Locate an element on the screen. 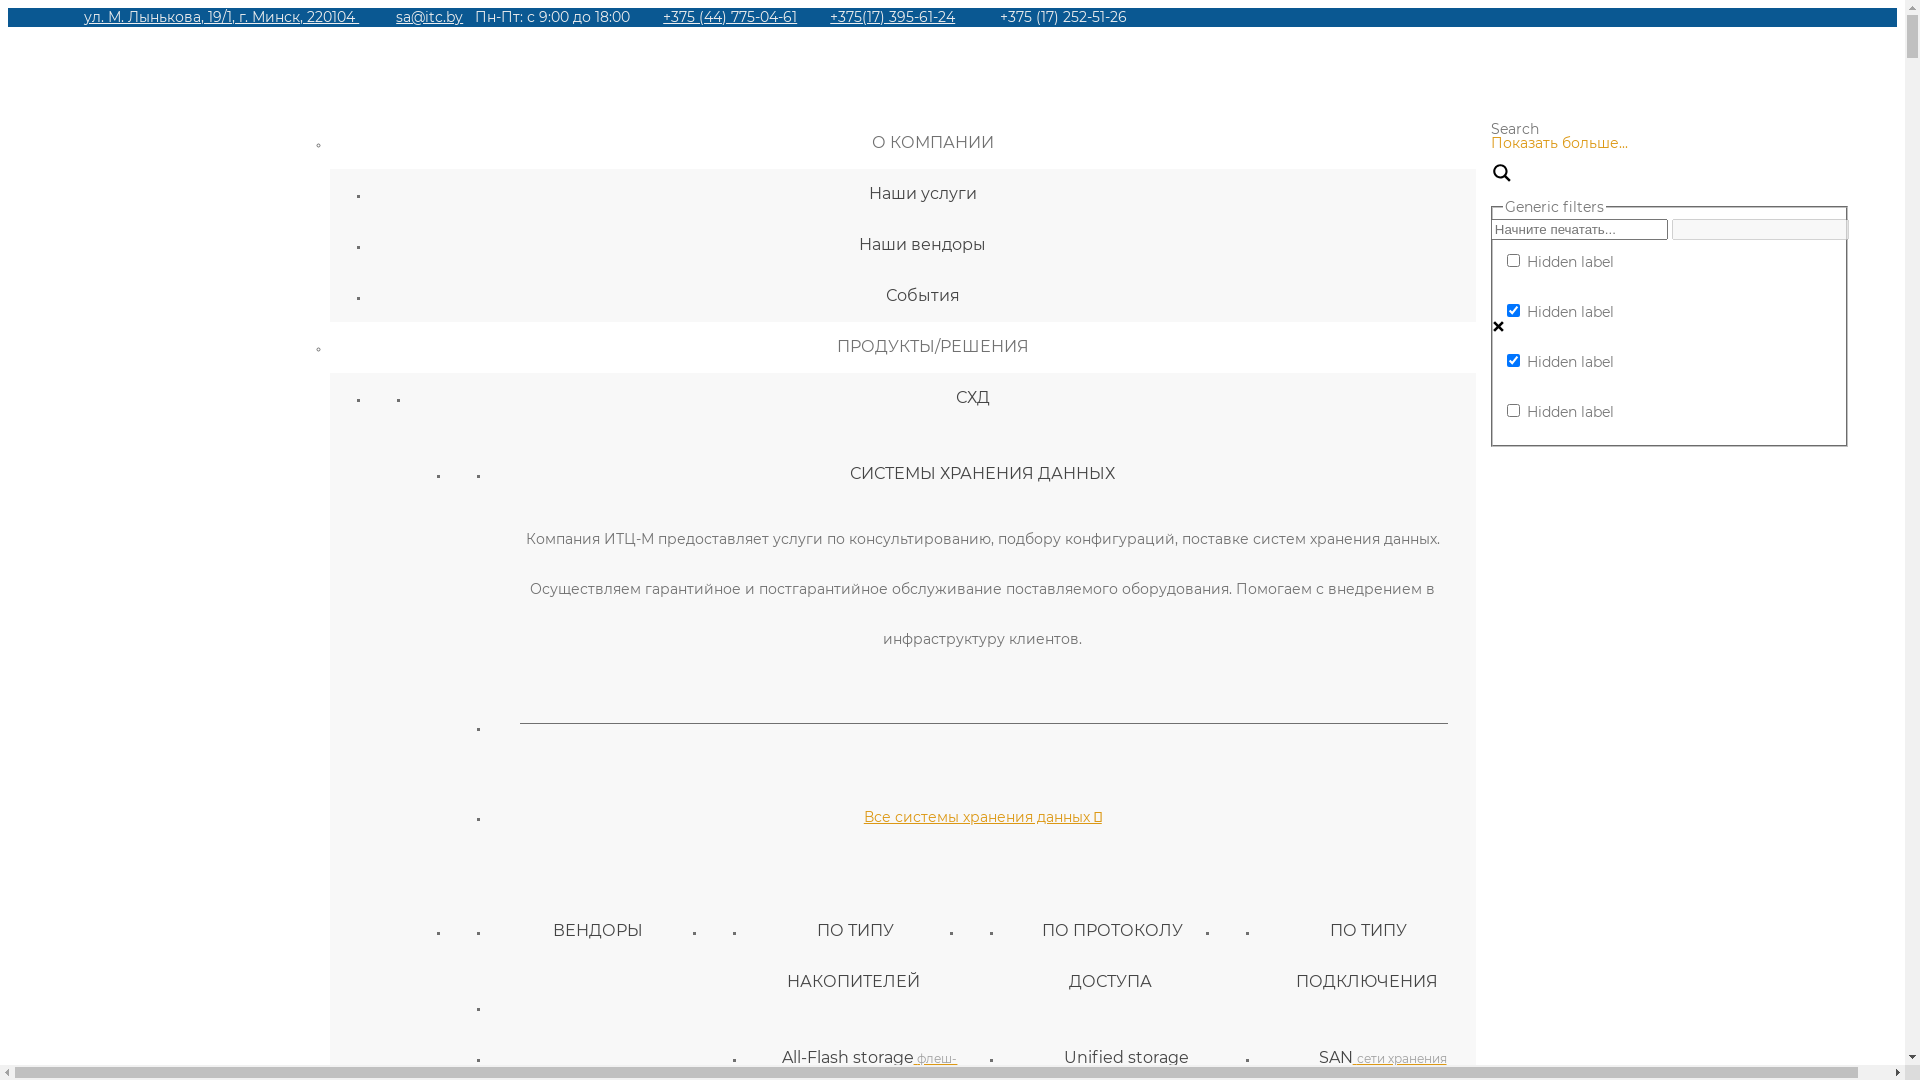 The width and height of the screenshot is (1920, 1080). '+375(17) 395-61-24' is located at coordinates (891, 16).